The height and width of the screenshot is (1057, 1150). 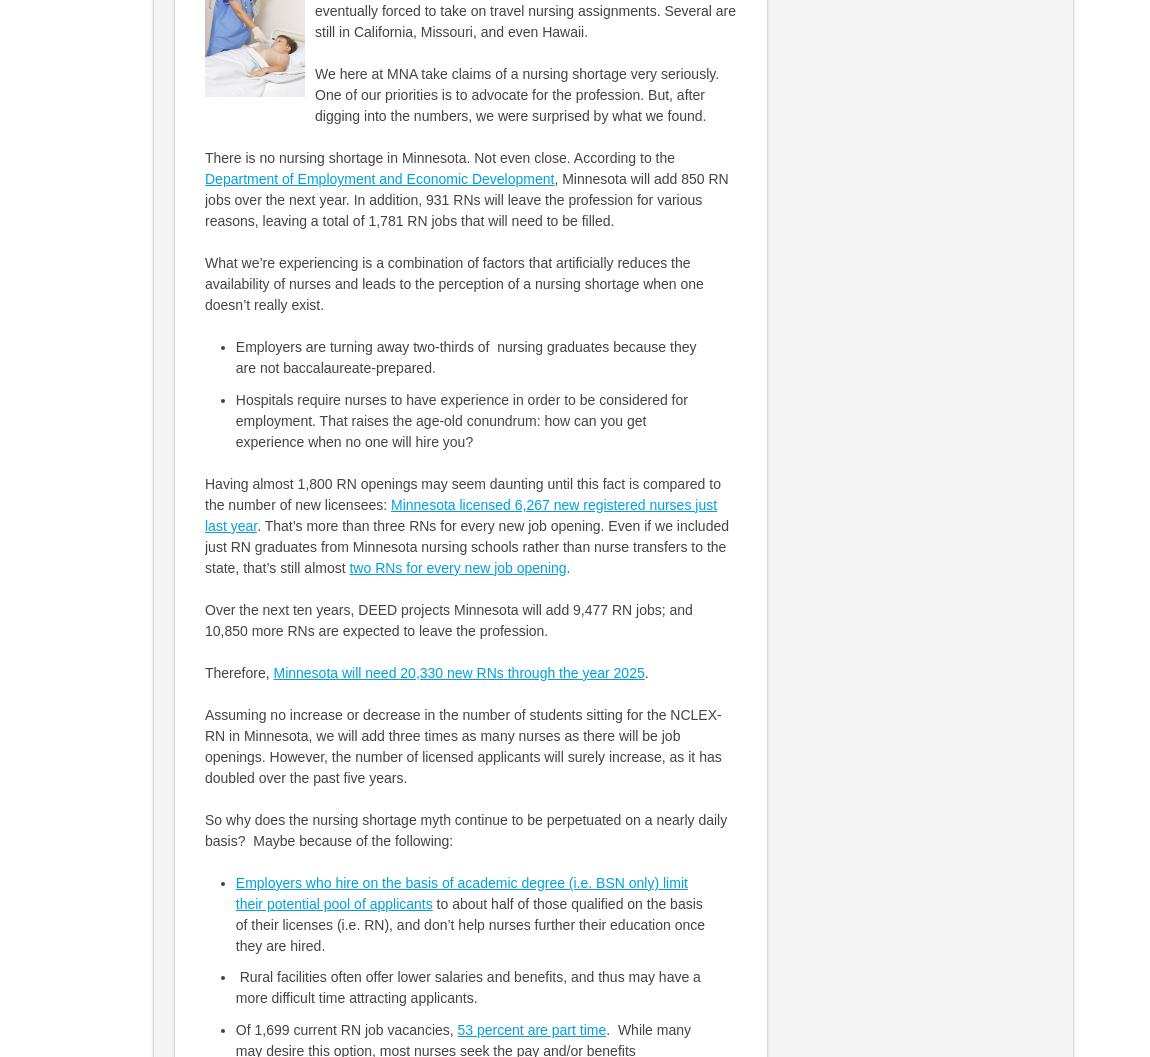 What do you see at coordinates (439, 158) in the screenshot?
I see `'There is no nursing shortage in Minnesota. Not even close. According to the'` at bounding box center [439, 158].